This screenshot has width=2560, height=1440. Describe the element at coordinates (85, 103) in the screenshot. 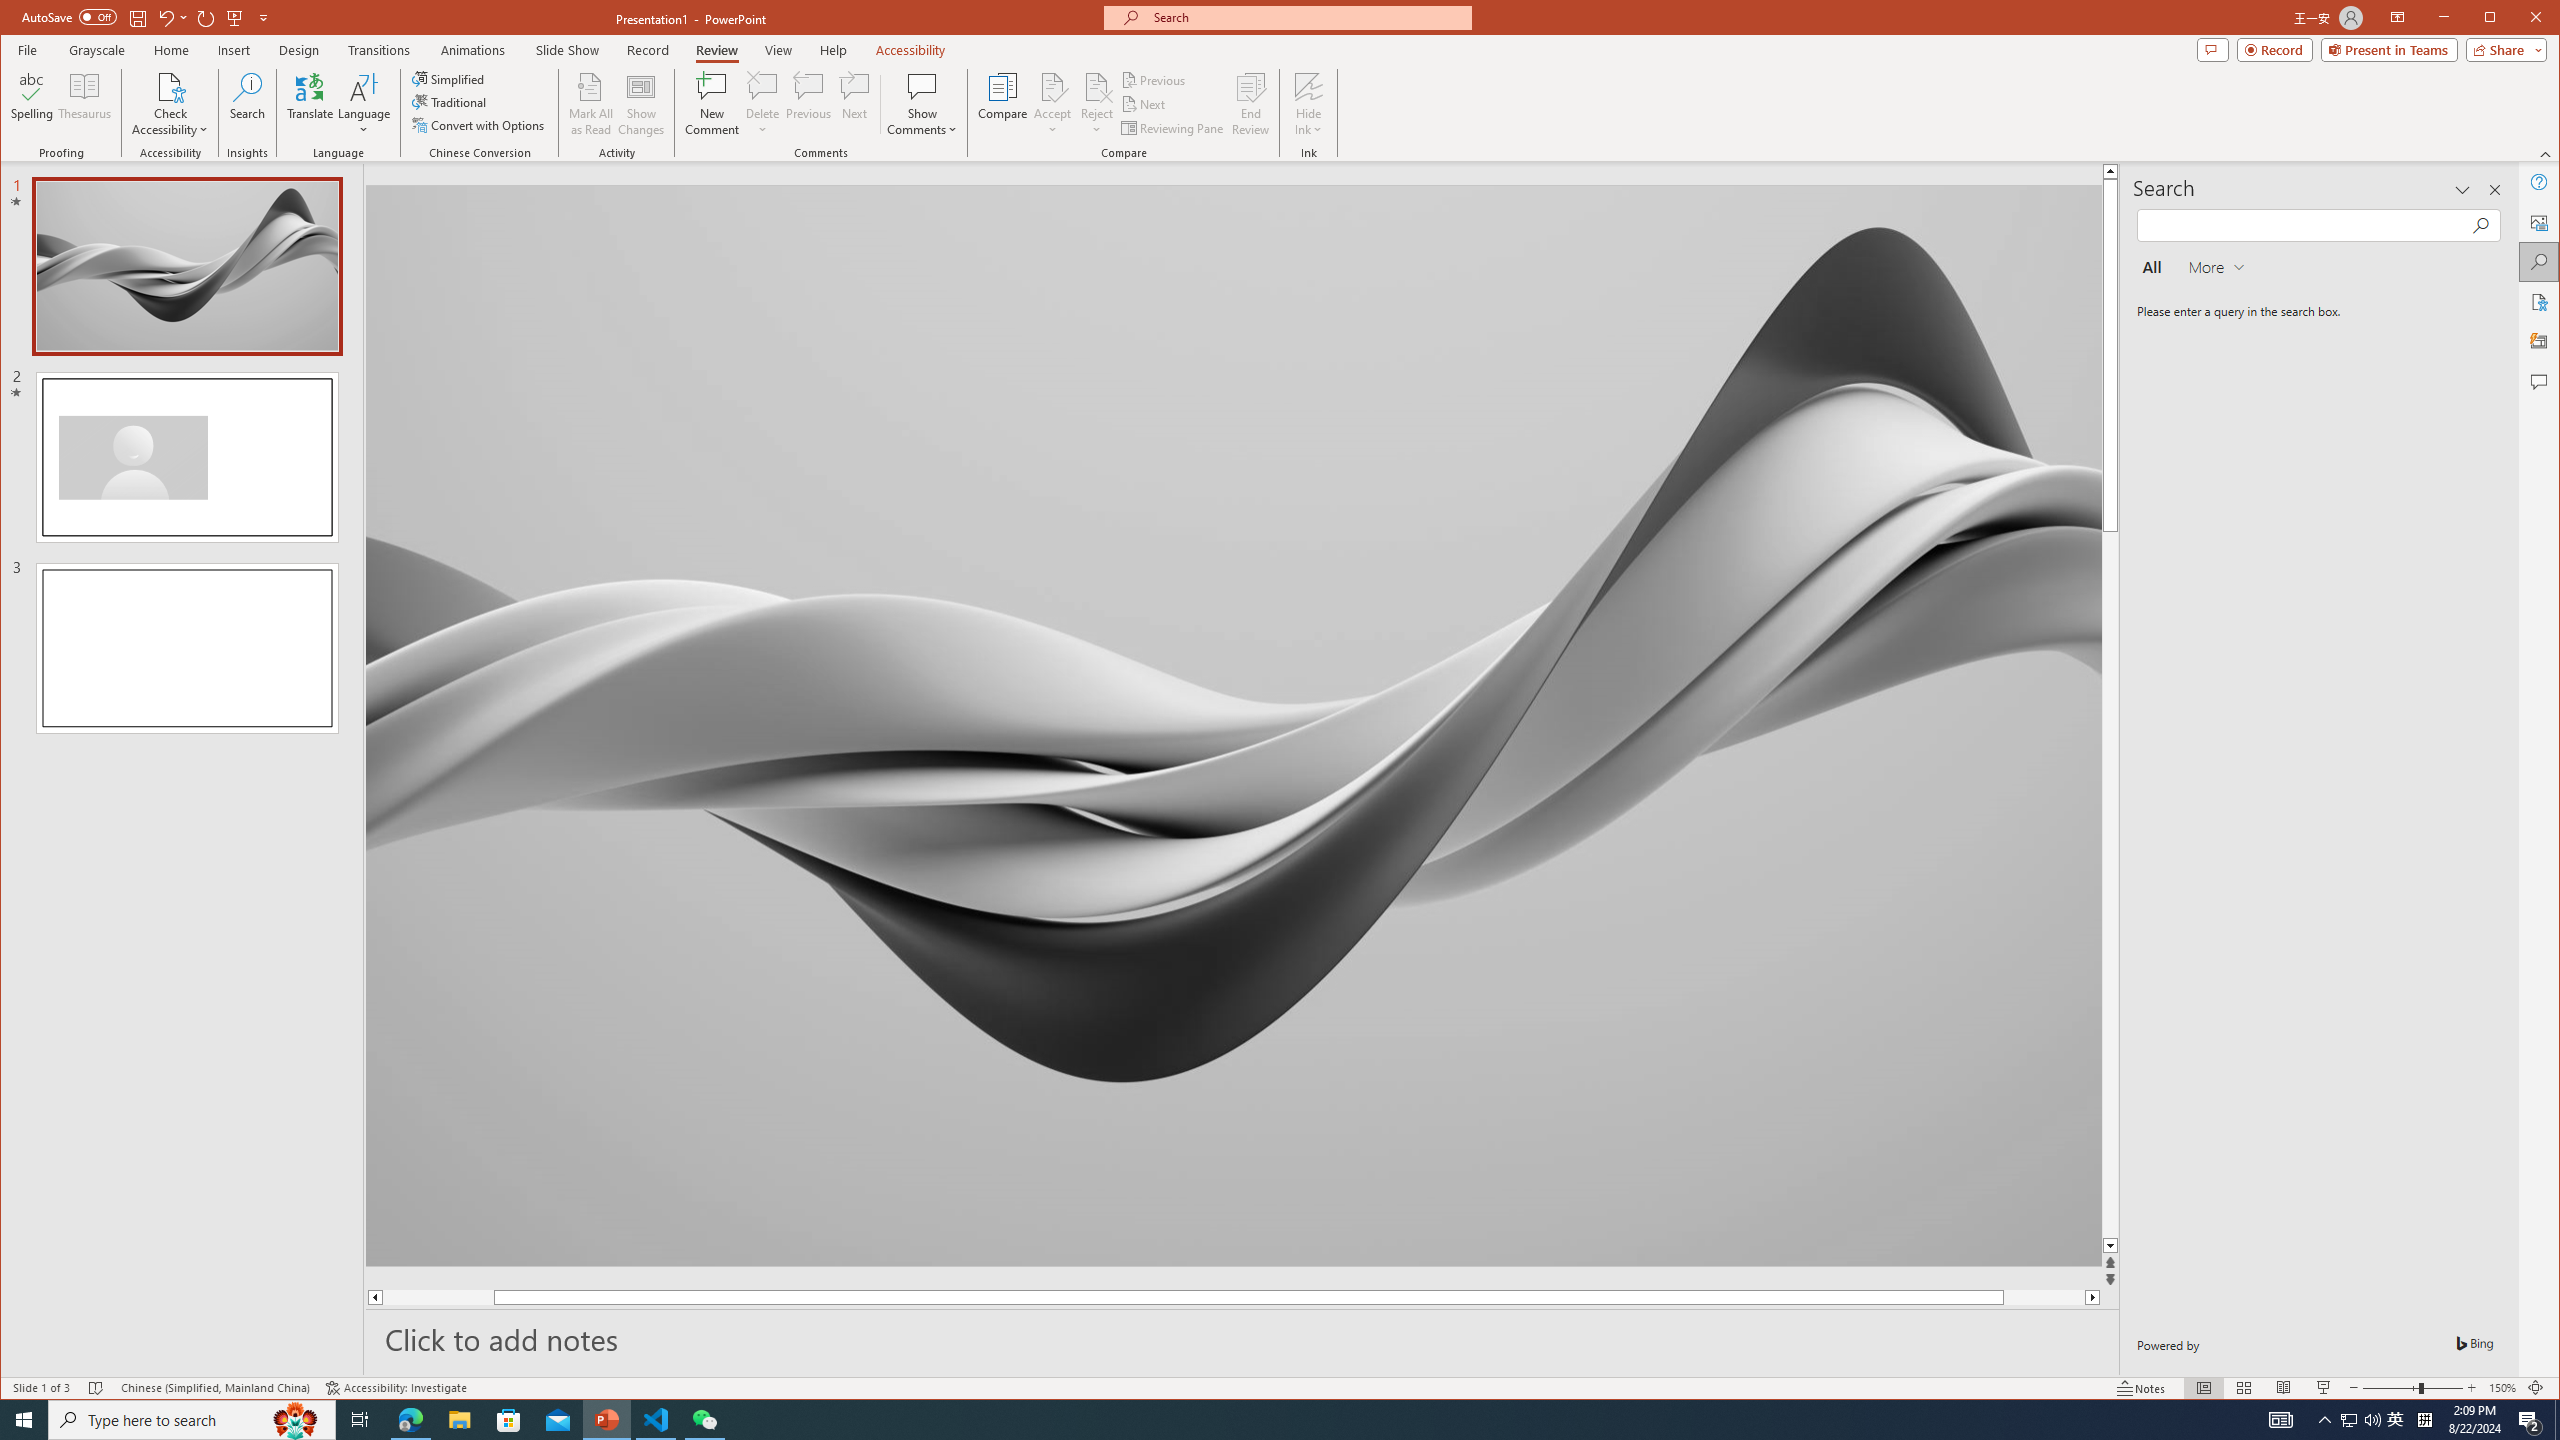

I see `'Thesaurus...'` at that location.